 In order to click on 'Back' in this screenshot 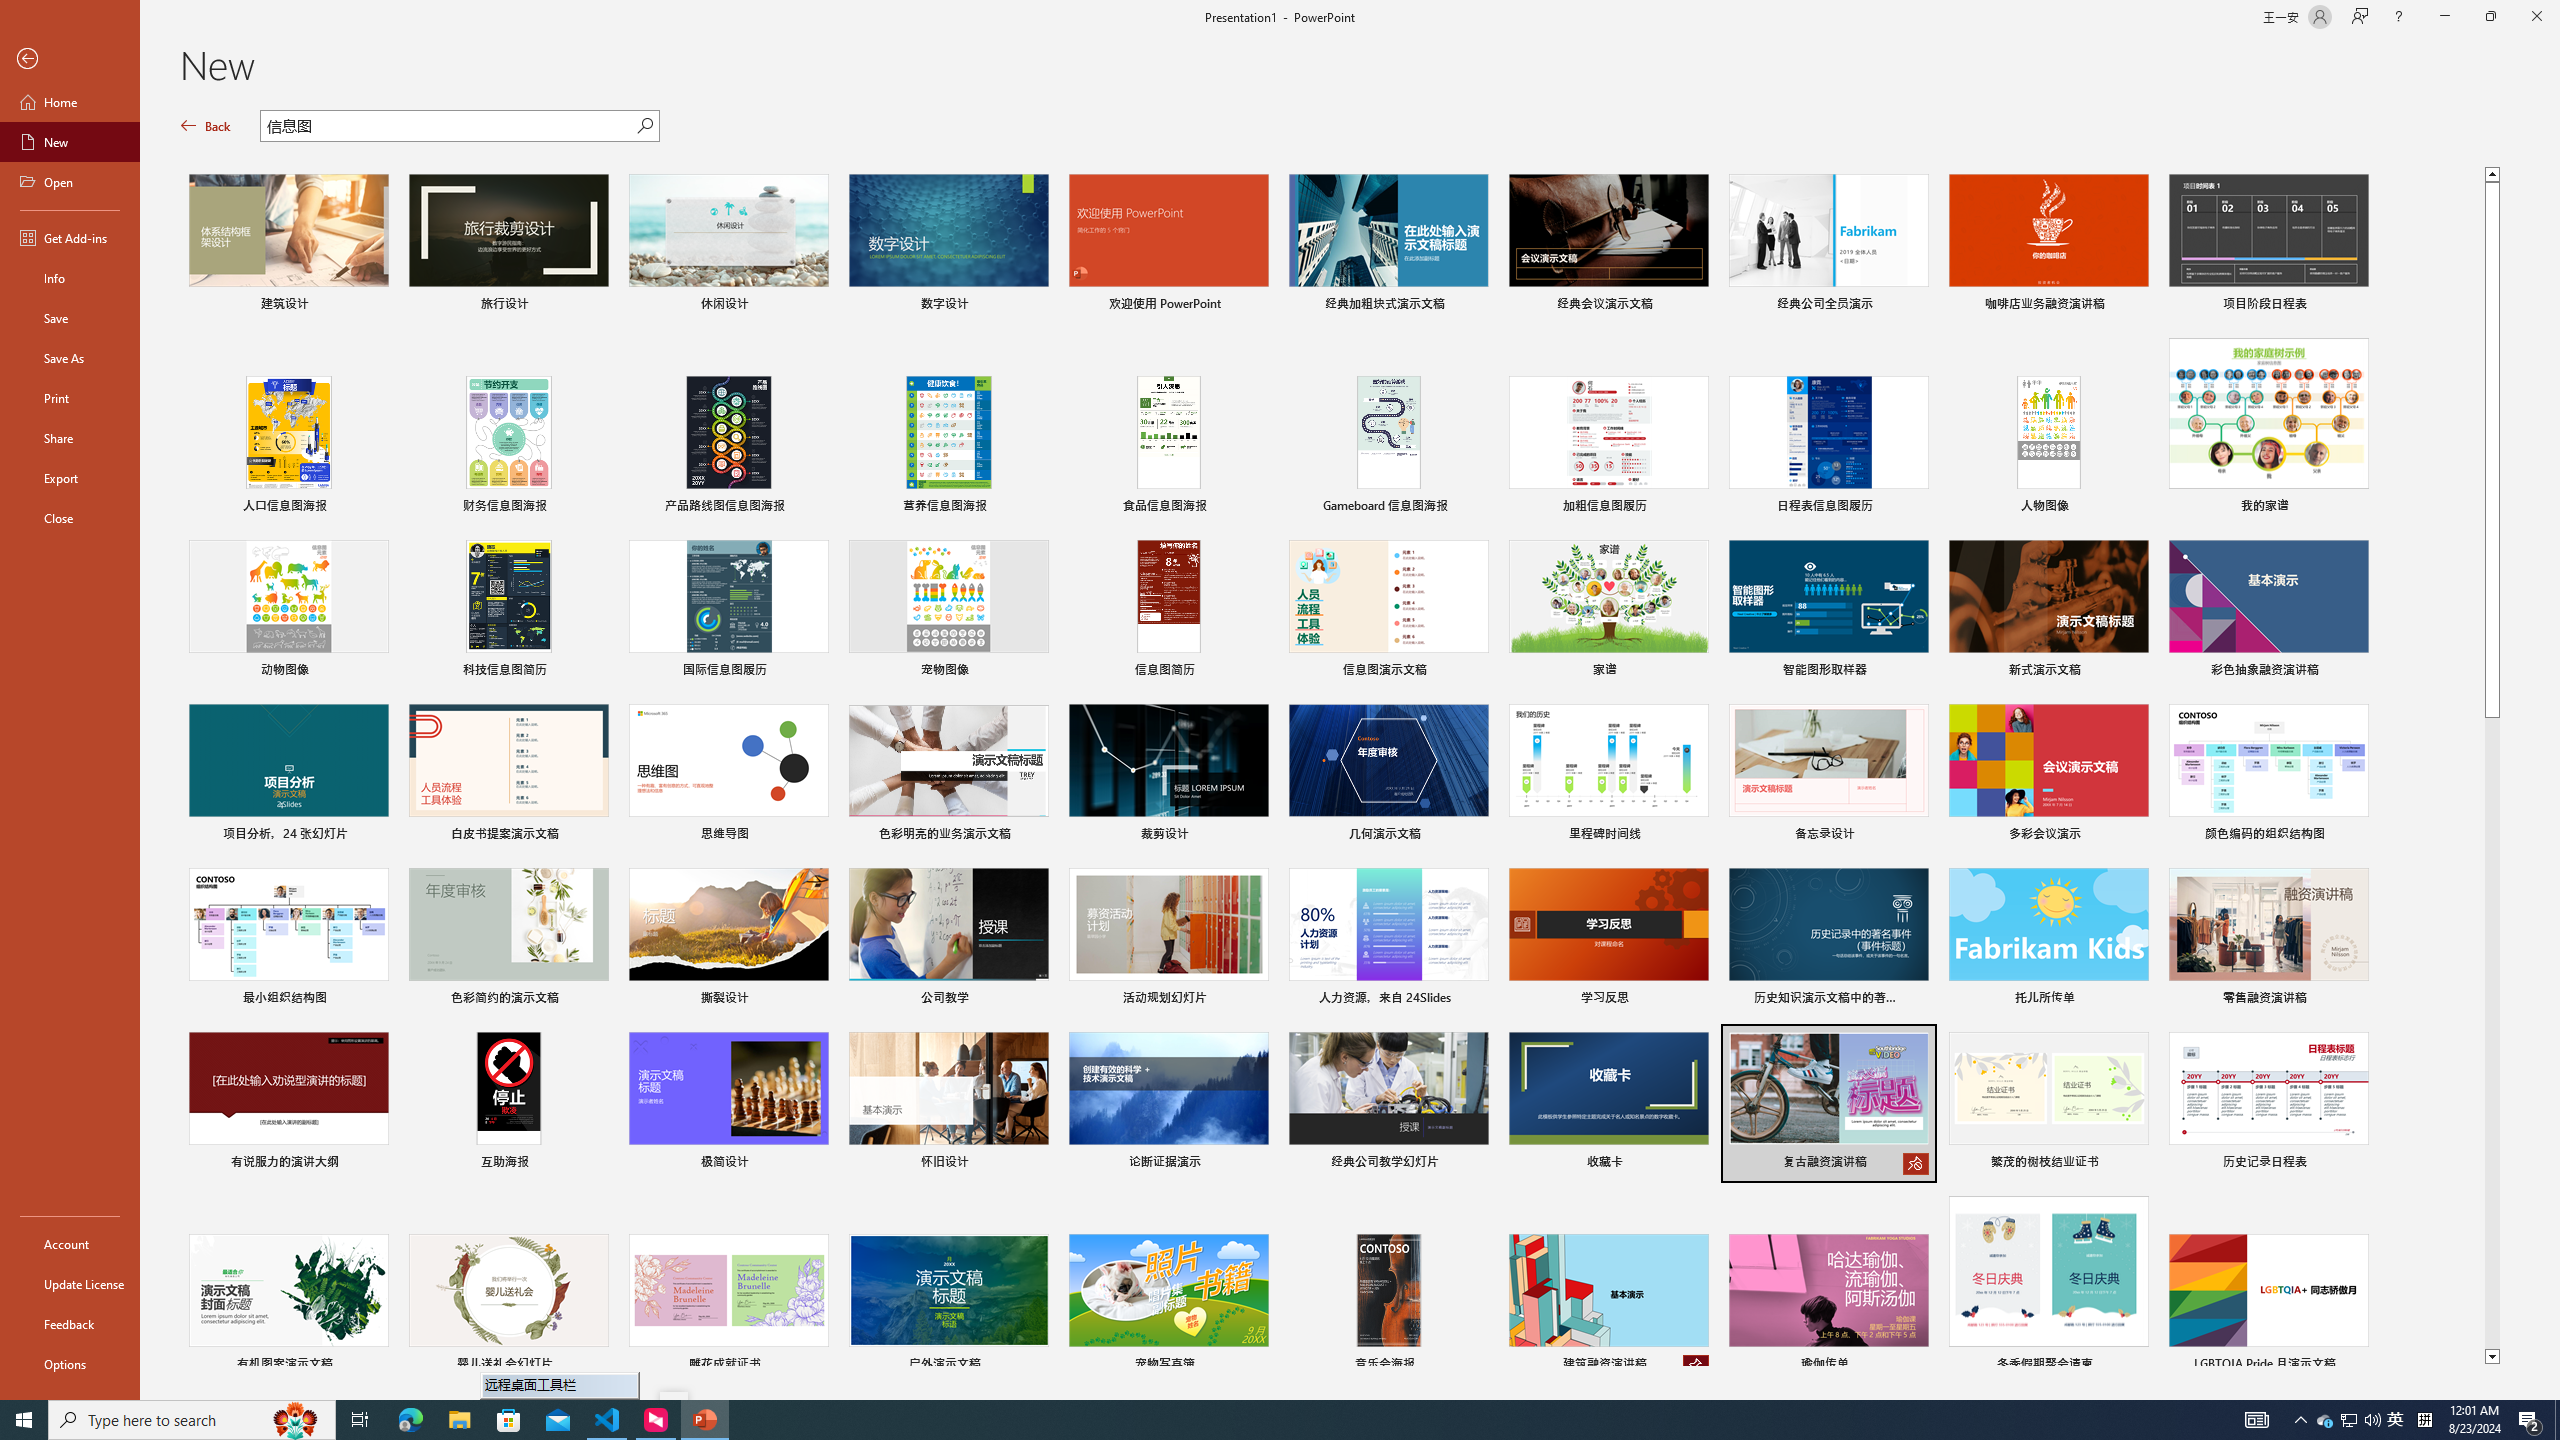, I will do `click(207, 125)`.